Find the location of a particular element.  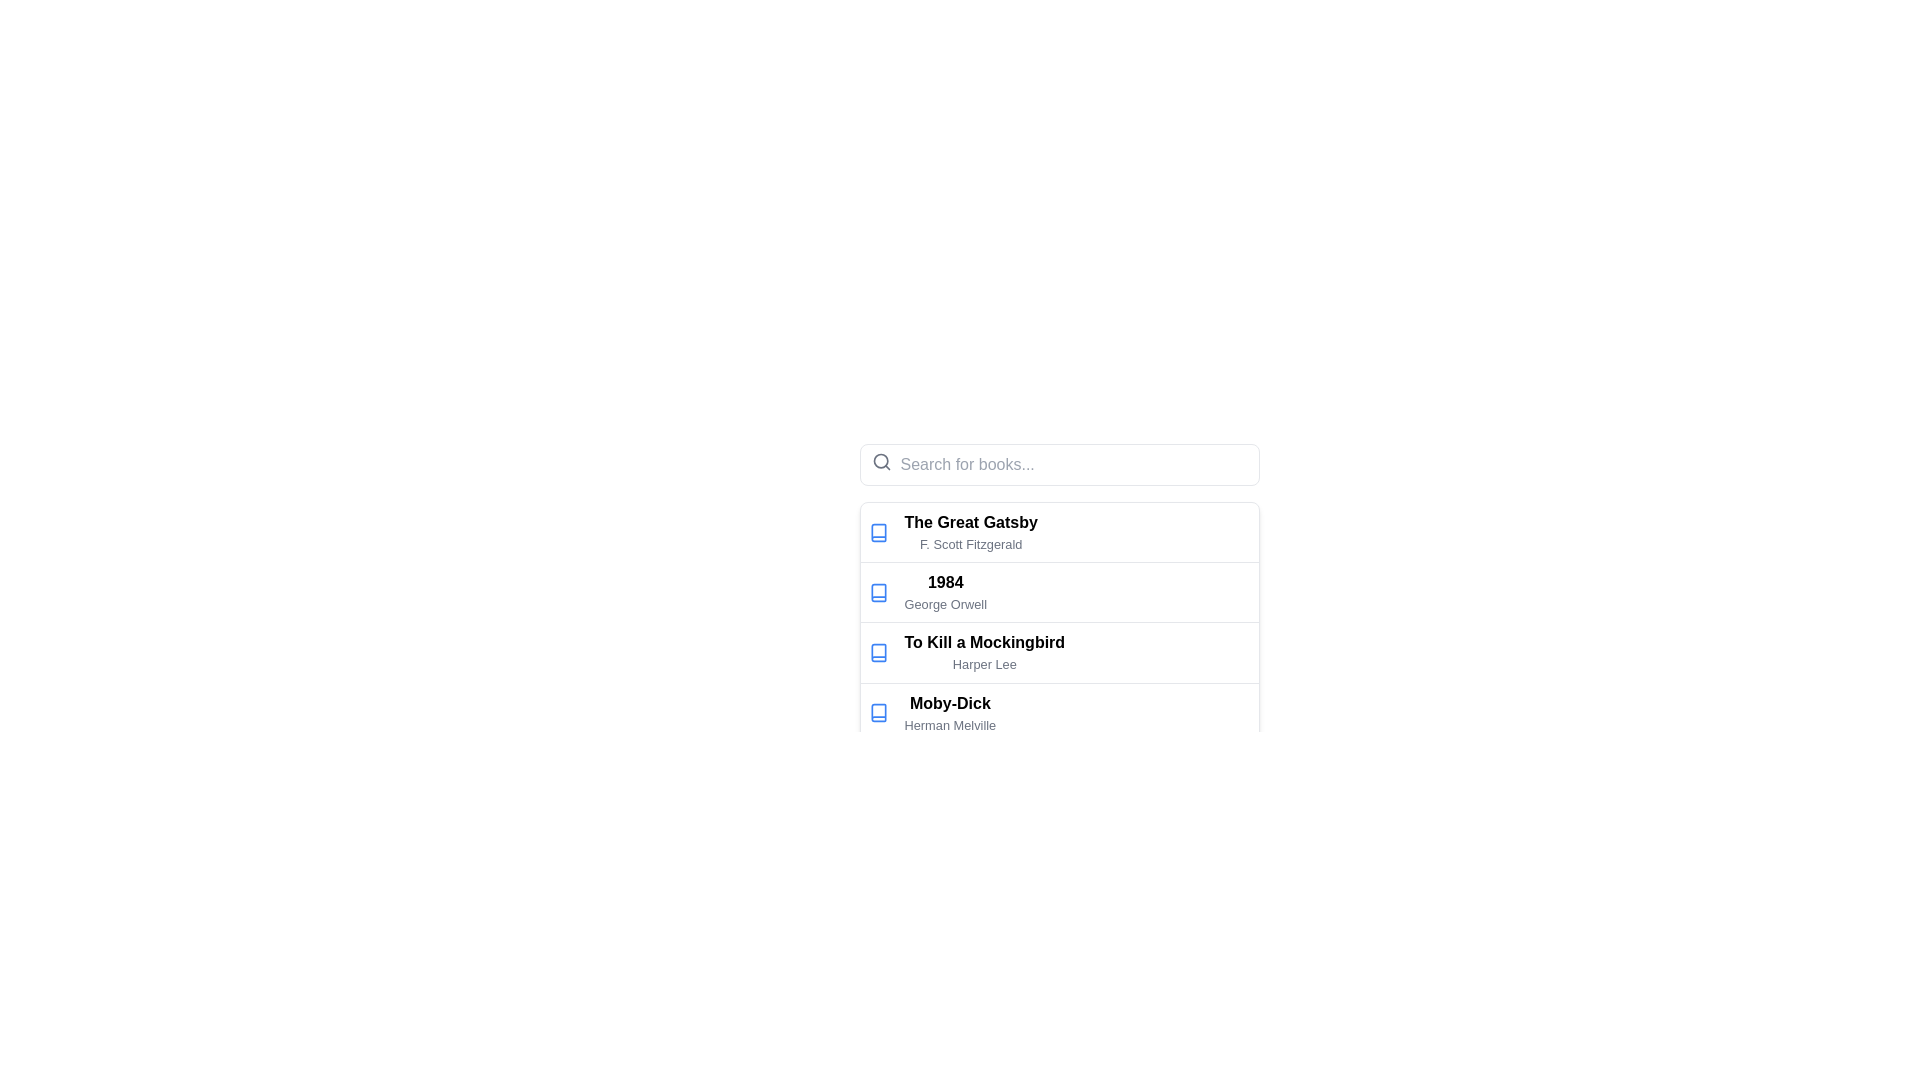

the text label displaying 'George Orwell', which is located below the '1984' label in the list of items is located at coordinates (944, 603).